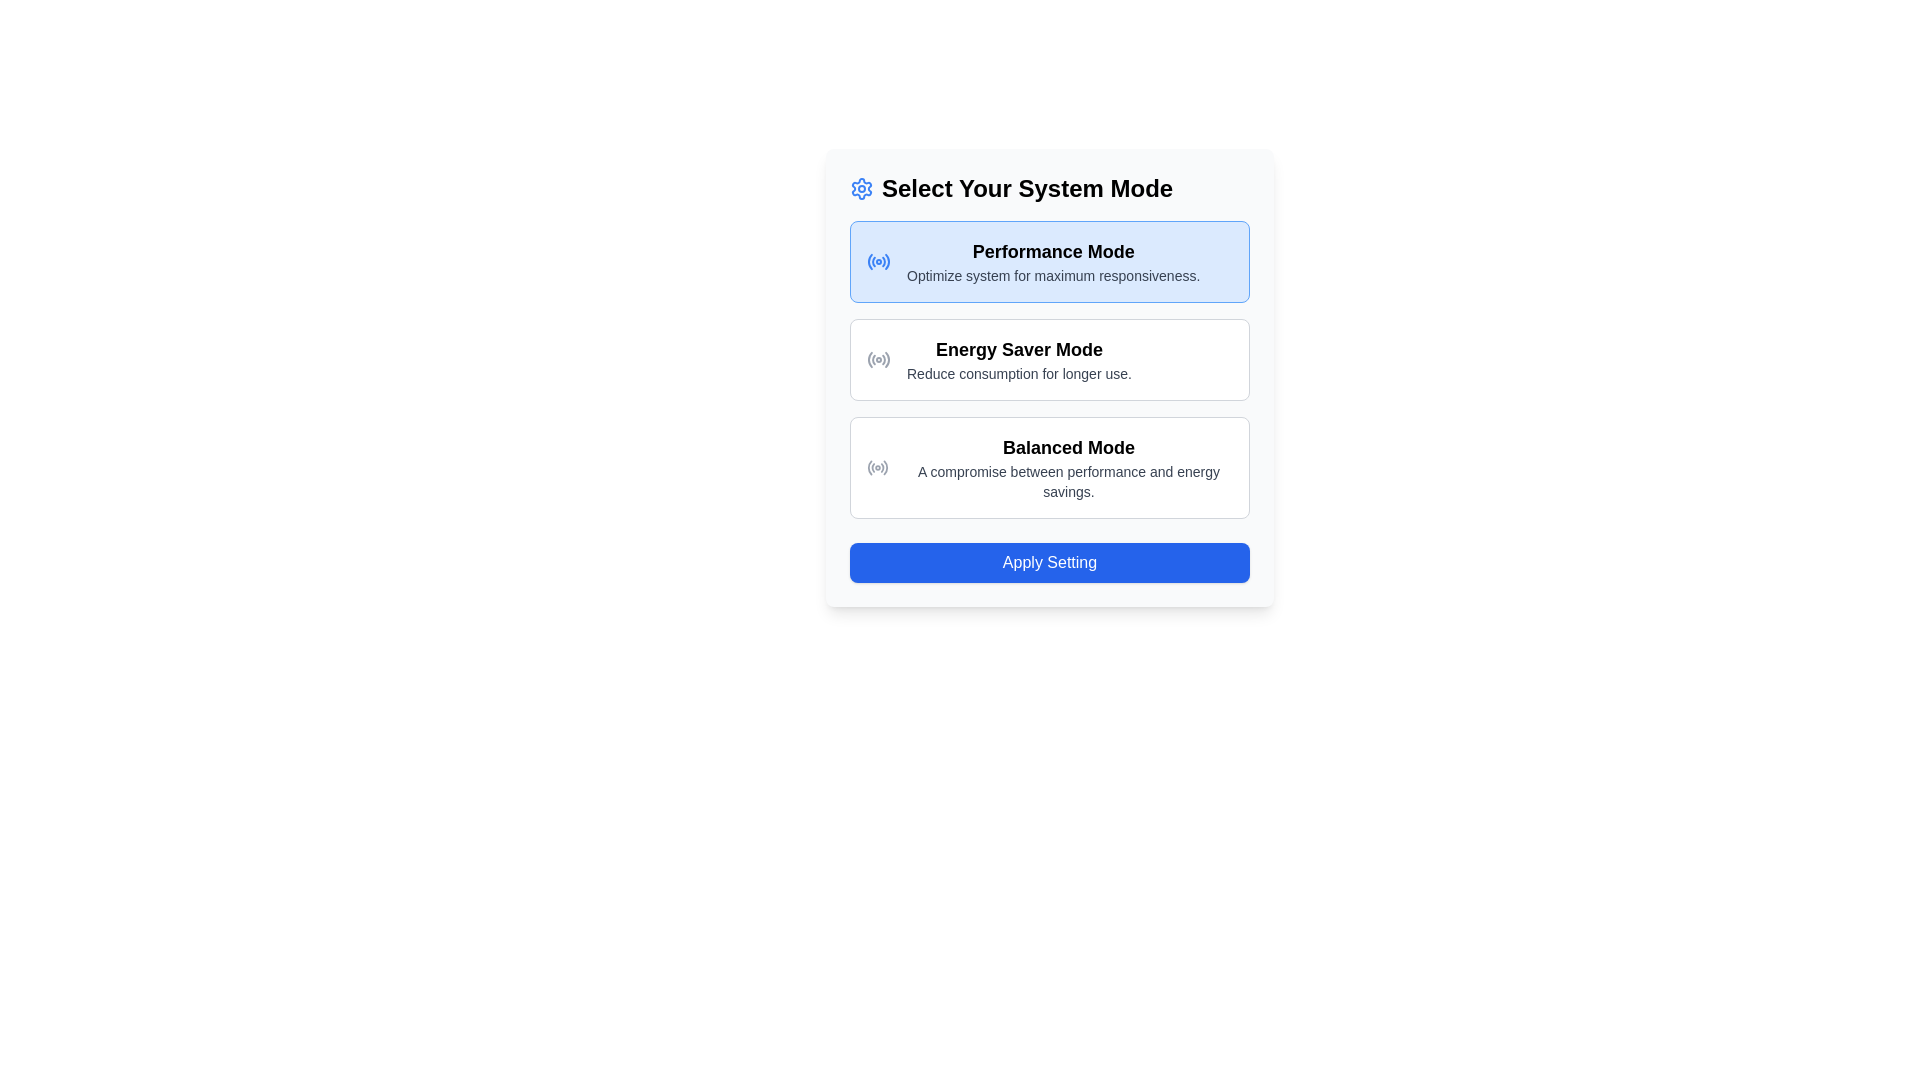 Image resolution: width=1920 pixels, height=1080 pixels. Describe the element at coordinates (878, 467) in the screenshot. I see `the circular radio button icon located to the left of the 'Balanced Mode' text in the option card` at that location.